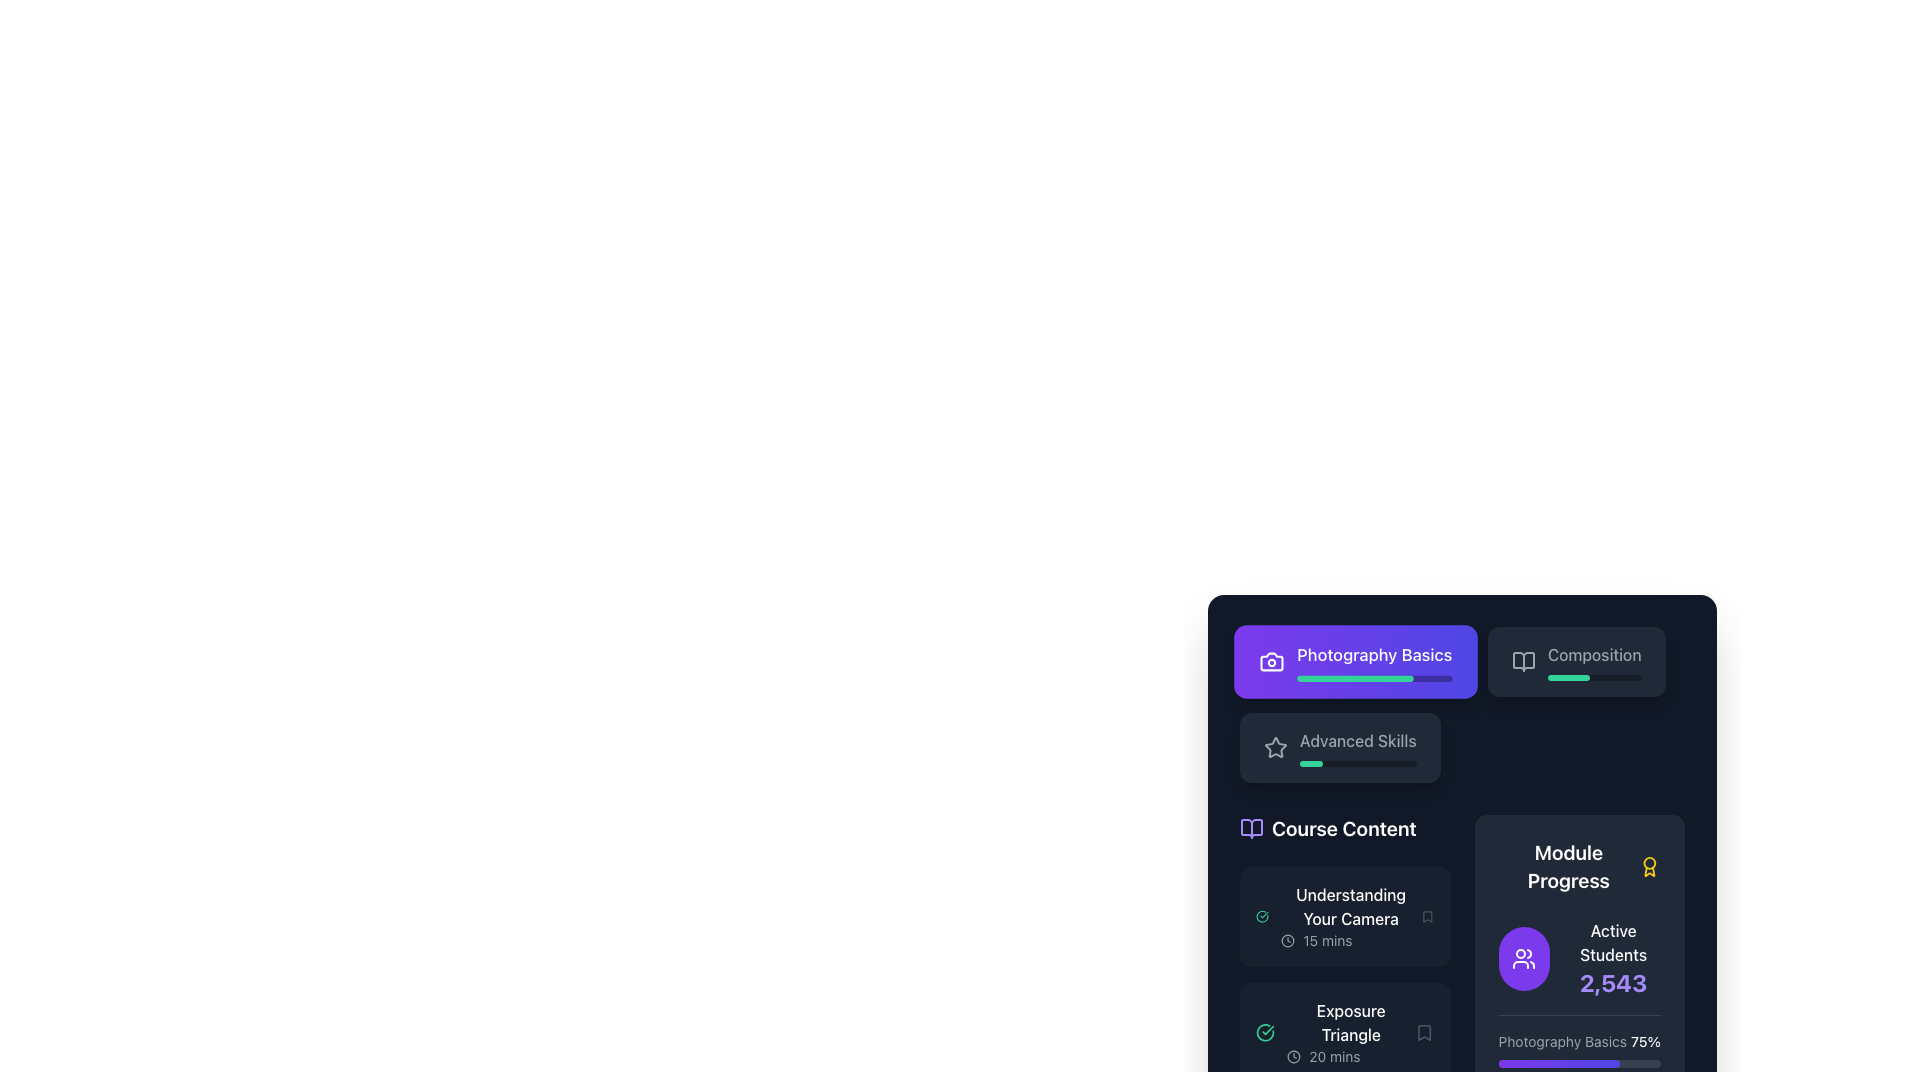 The width and height of the screenshot is (1920, 1080). Describe the element at coordinates (1271, 662) in the screenshot. I see `the 'Photography Basics' icon, which visually represents the section with a camera-like design, located in the top-left corner near its text label` at that location.